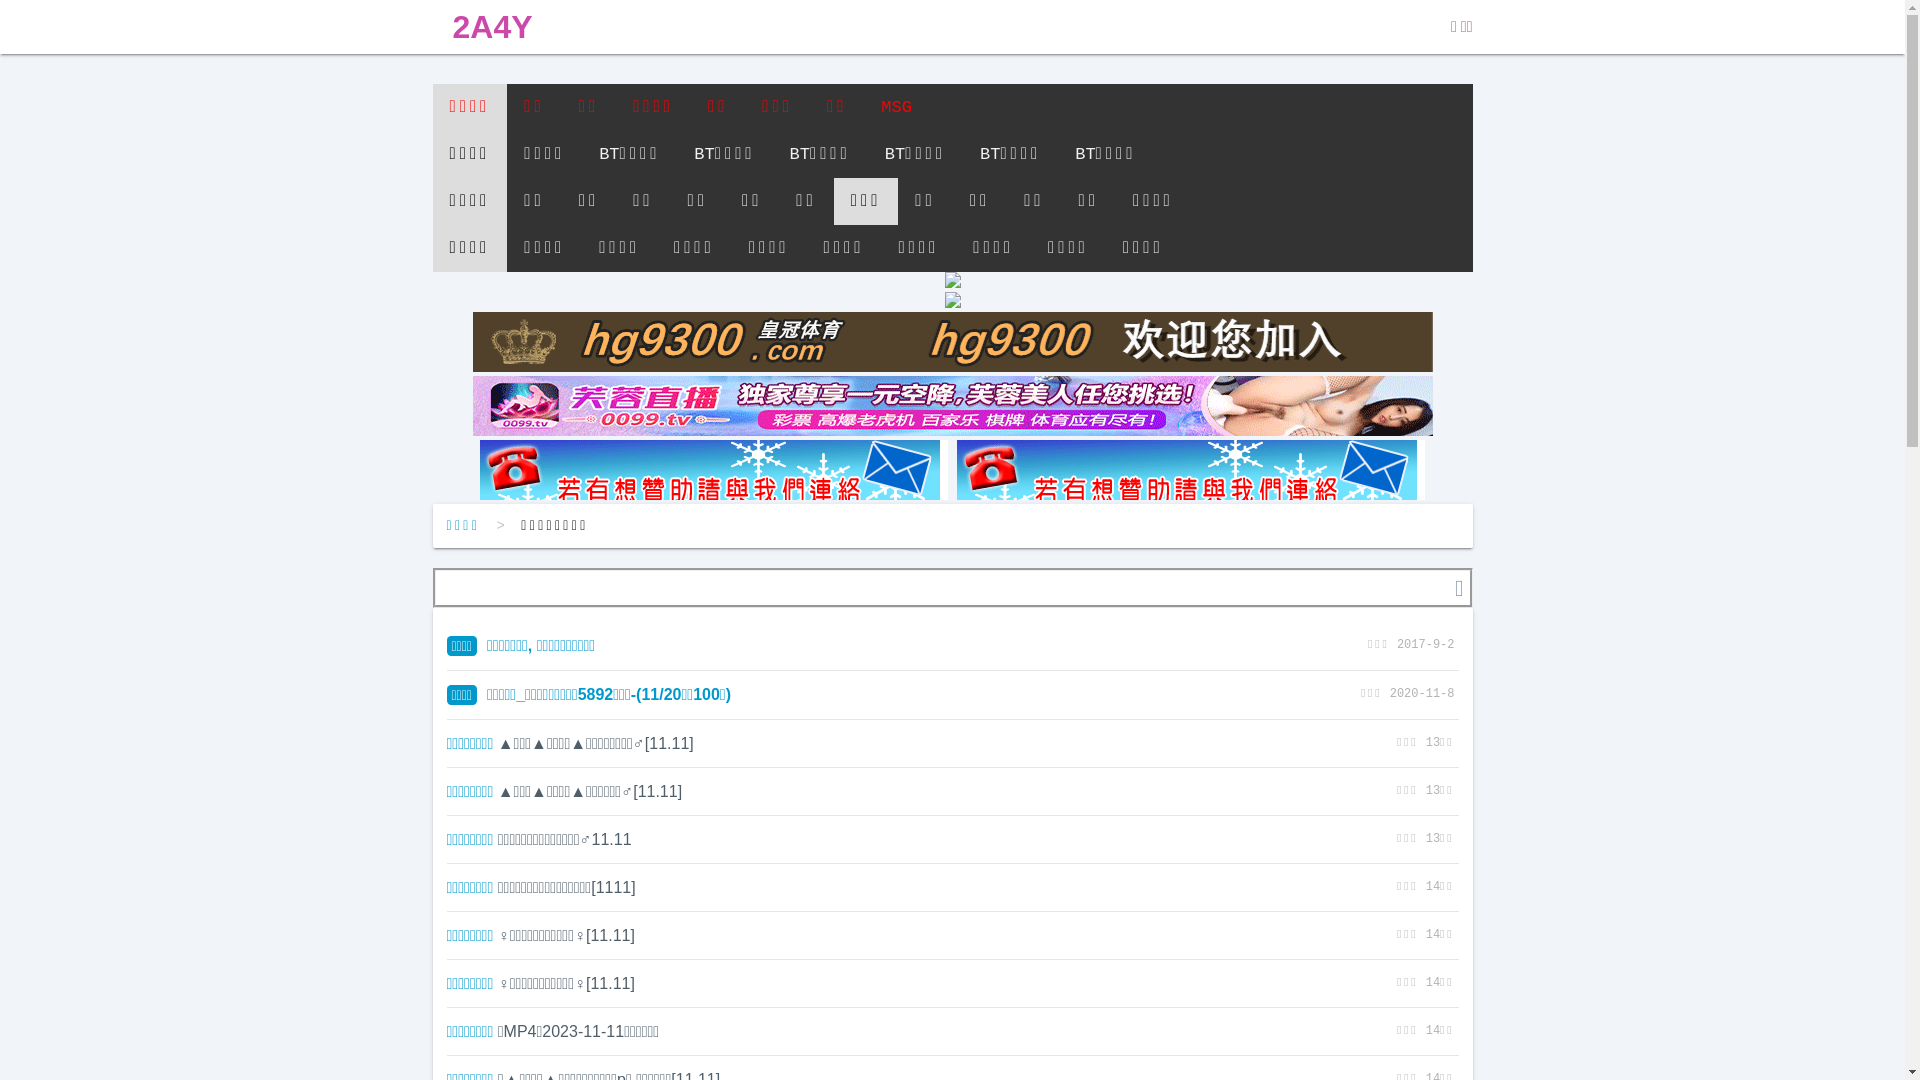 The width and height of the screenshot is (1920, 1080). I want to click on '2A4Y', so click(431, 27).